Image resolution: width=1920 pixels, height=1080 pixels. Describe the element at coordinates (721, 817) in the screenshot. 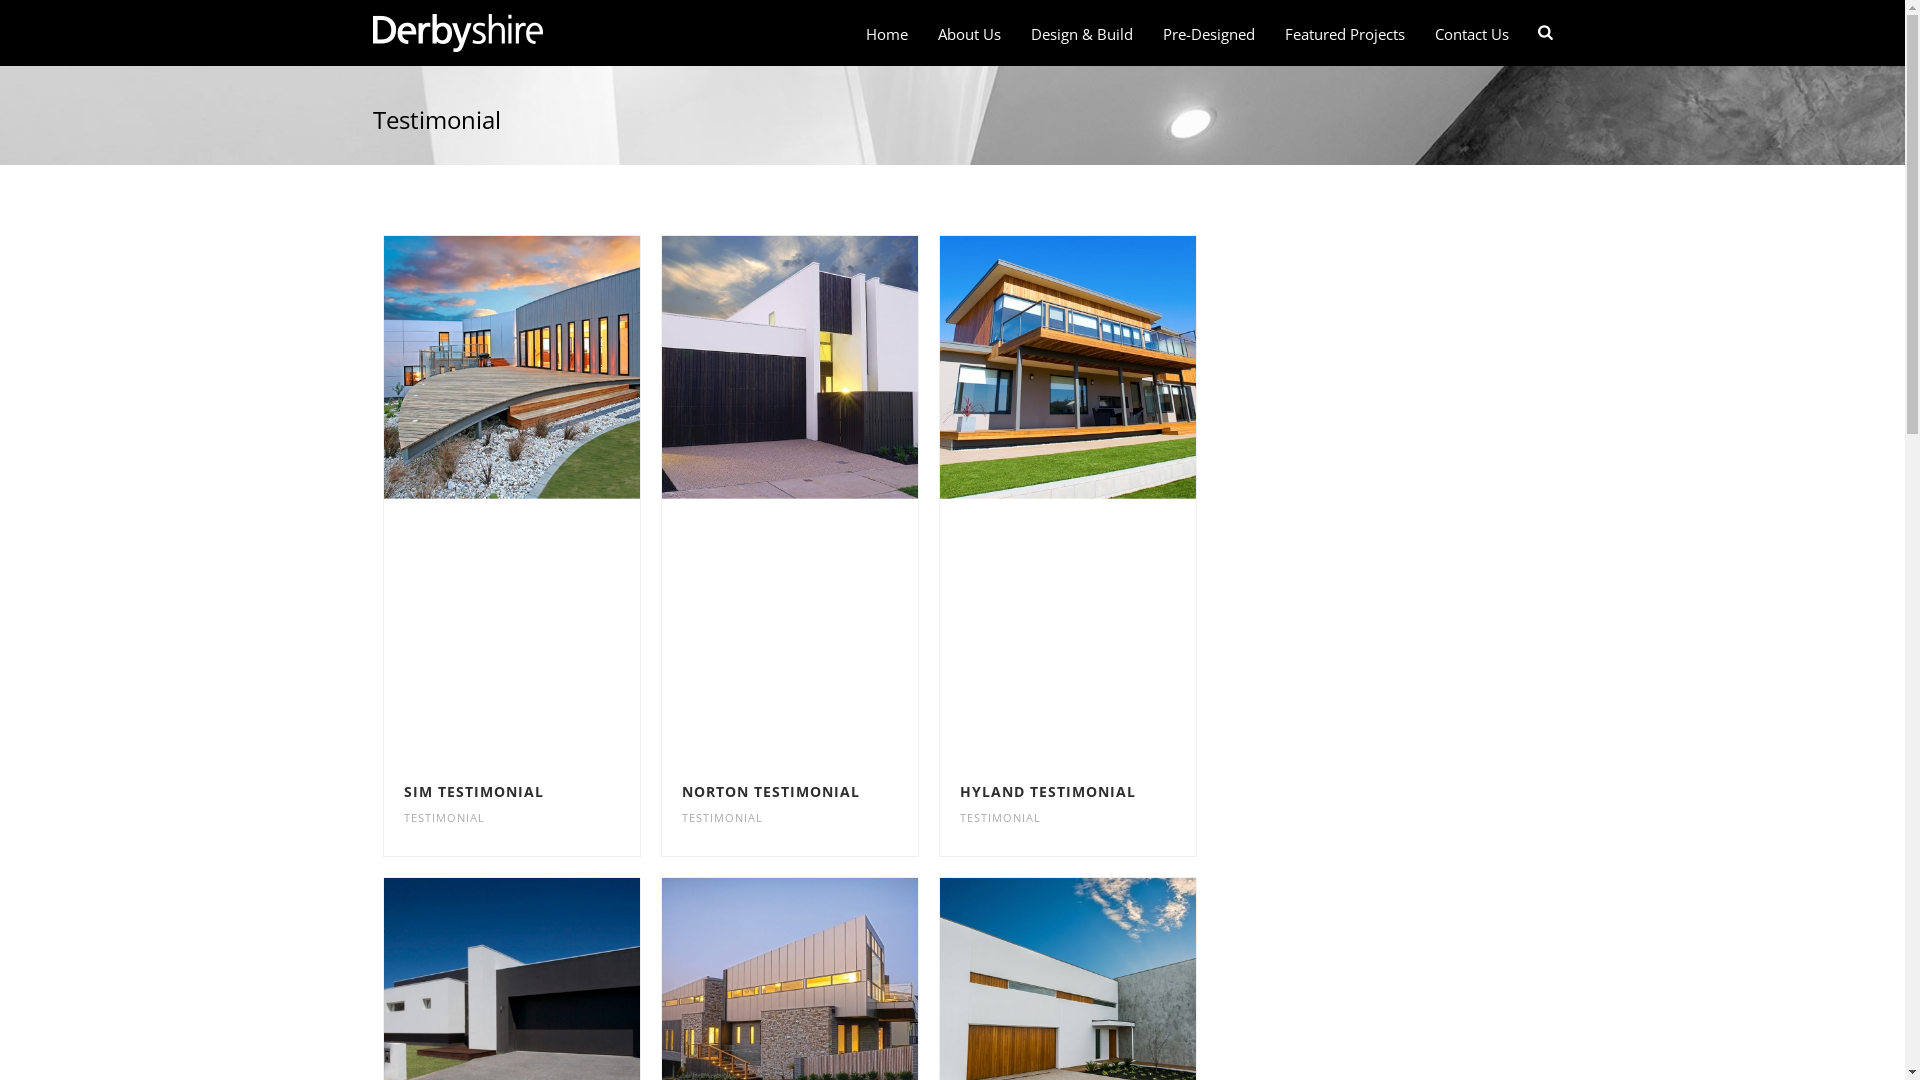

I see `'TESTIMONIAL'` at that location.